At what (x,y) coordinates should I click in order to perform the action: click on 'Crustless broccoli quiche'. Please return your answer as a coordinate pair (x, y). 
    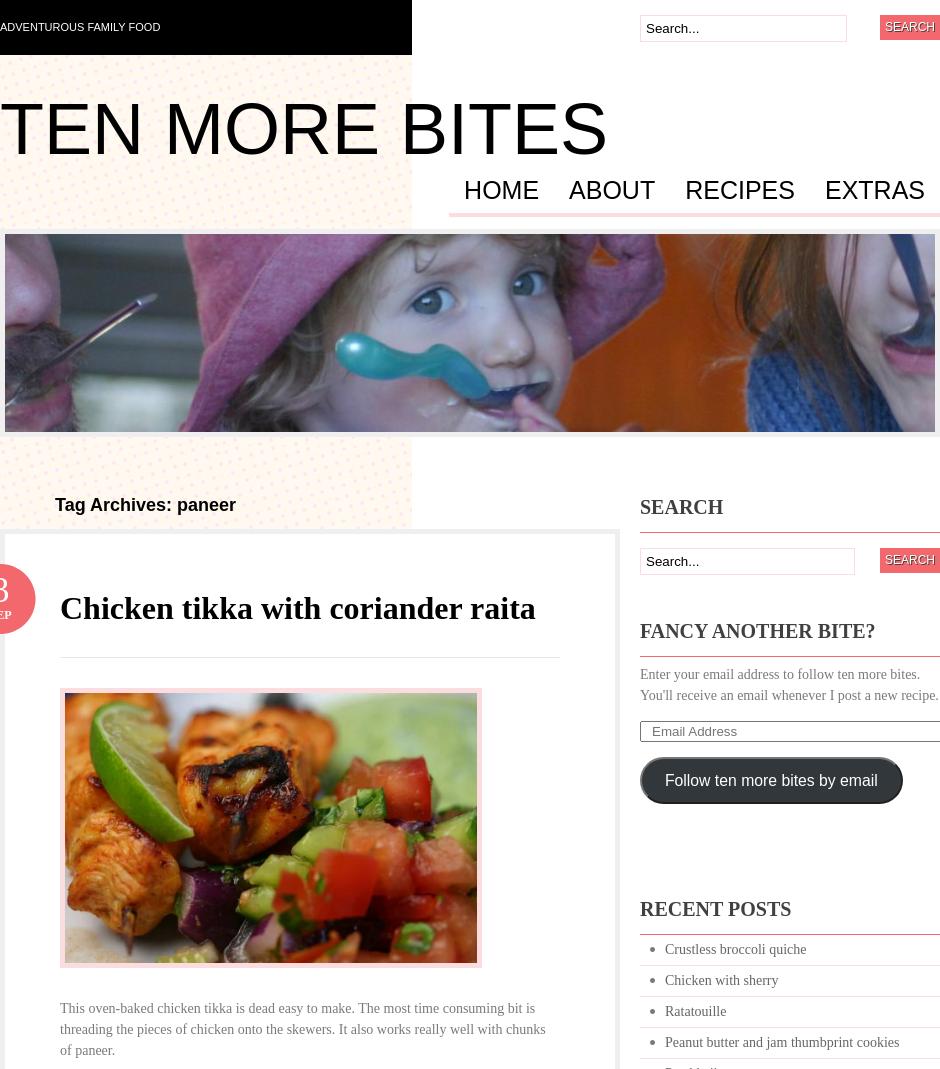
    Looking at the image, I should click on (735, 948).